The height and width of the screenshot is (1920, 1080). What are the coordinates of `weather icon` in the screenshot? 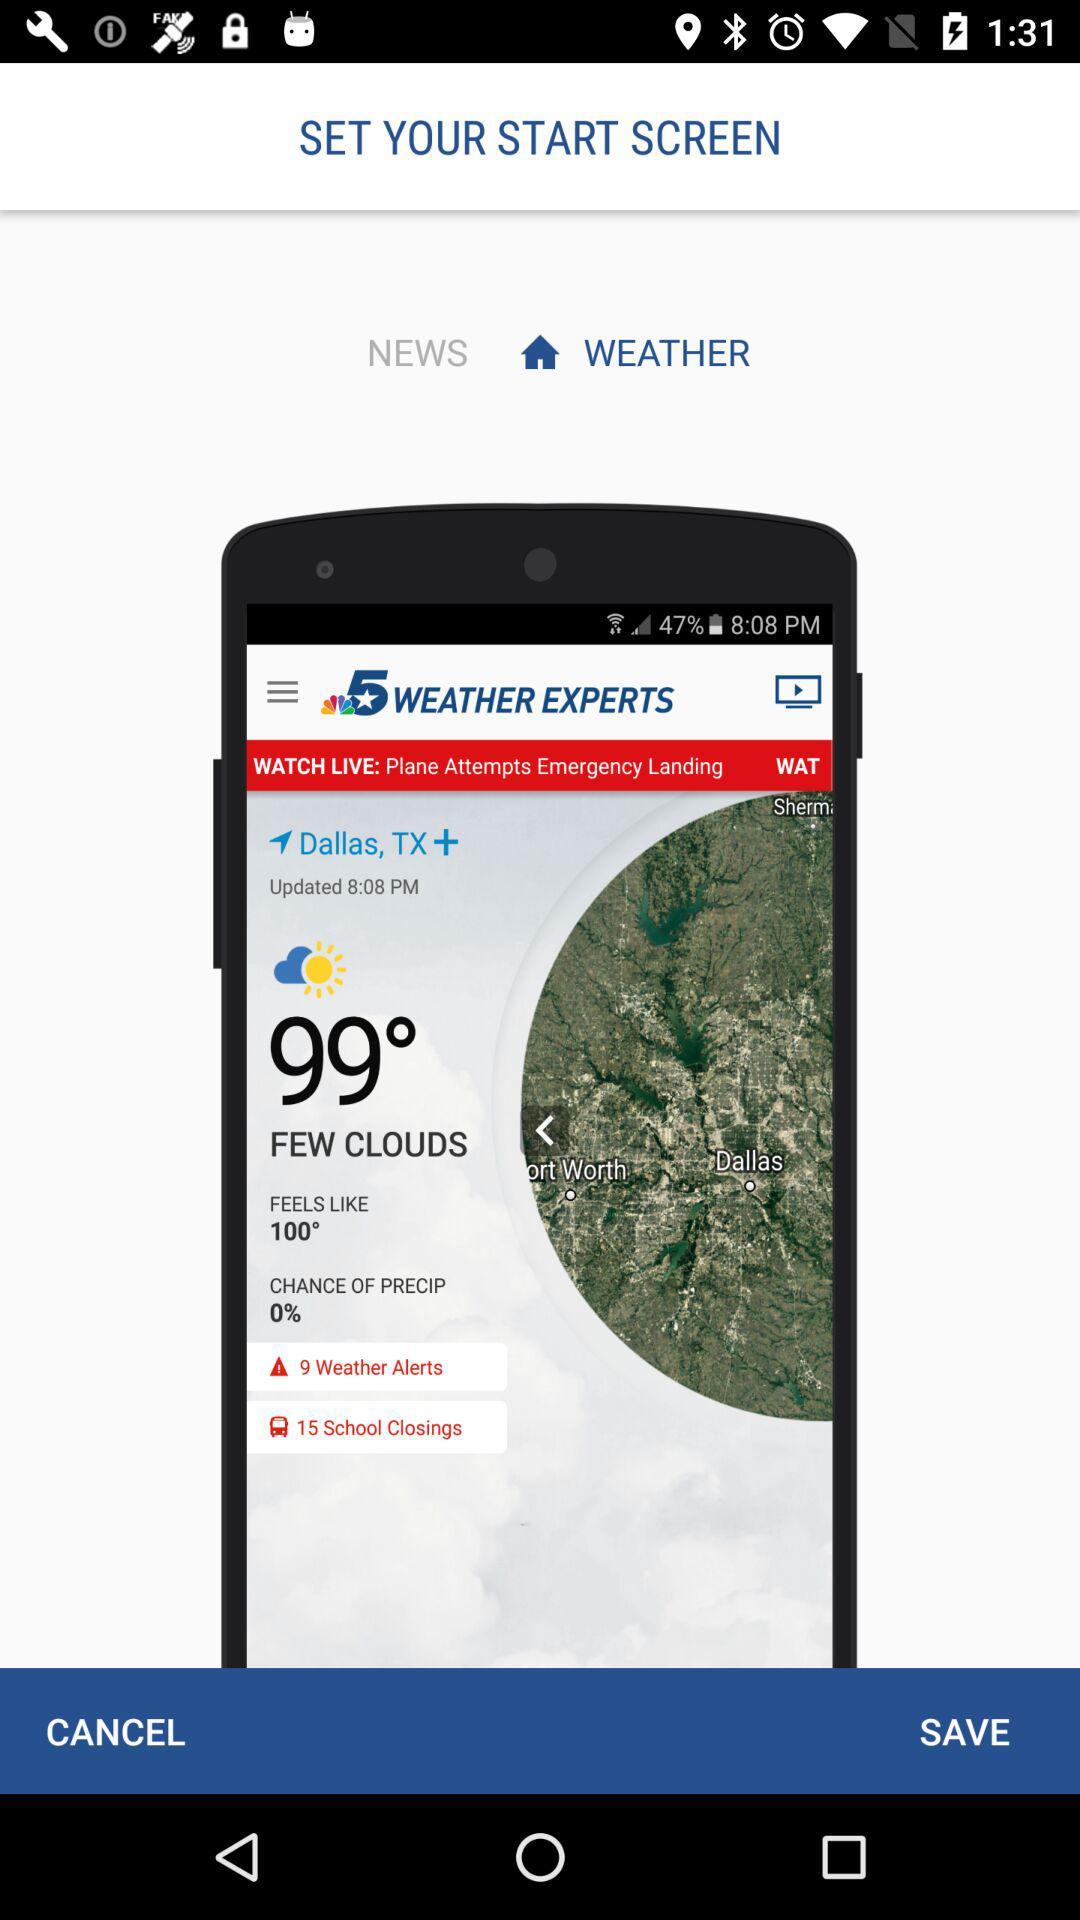 It's located at (661, 351).